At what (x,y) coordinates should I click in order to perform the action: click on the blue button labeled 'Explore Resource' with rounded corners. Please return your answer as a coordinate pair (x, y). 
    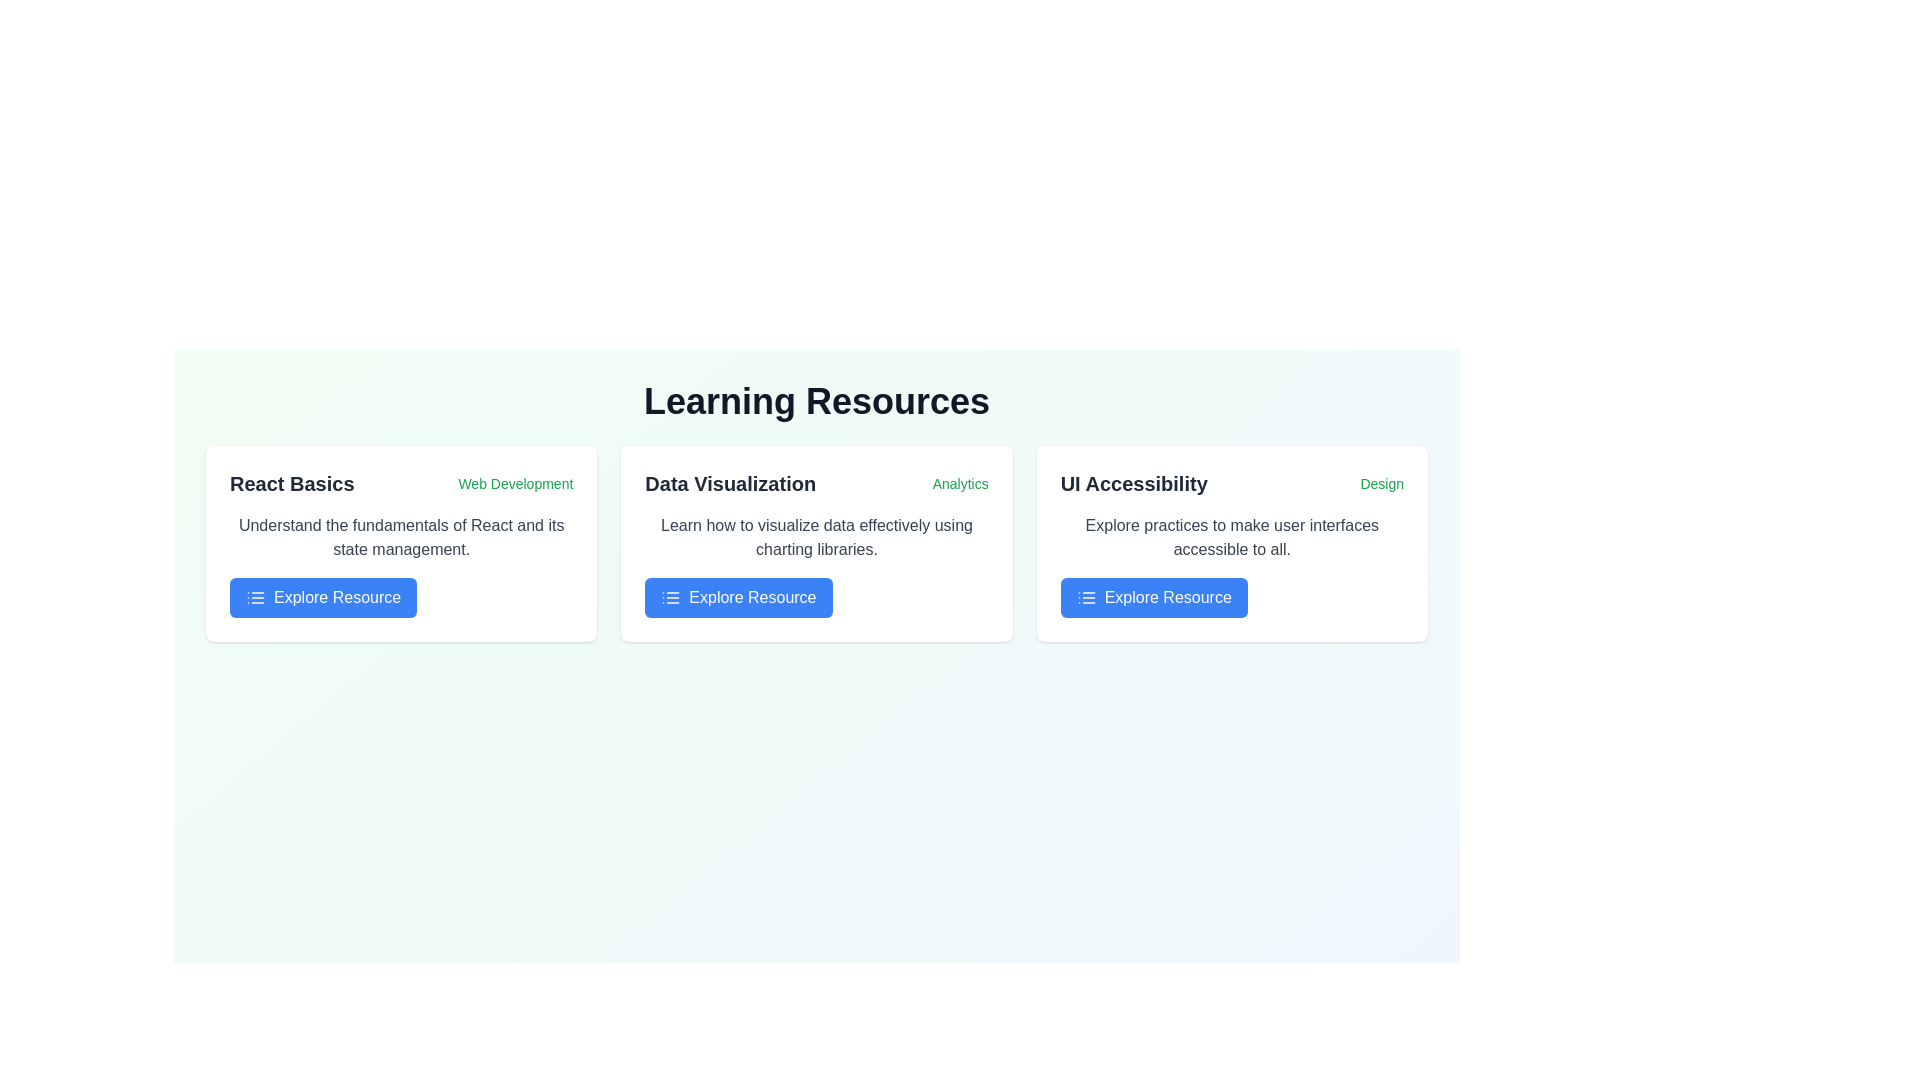
    Looking at the image, I should click on (1154, 596).